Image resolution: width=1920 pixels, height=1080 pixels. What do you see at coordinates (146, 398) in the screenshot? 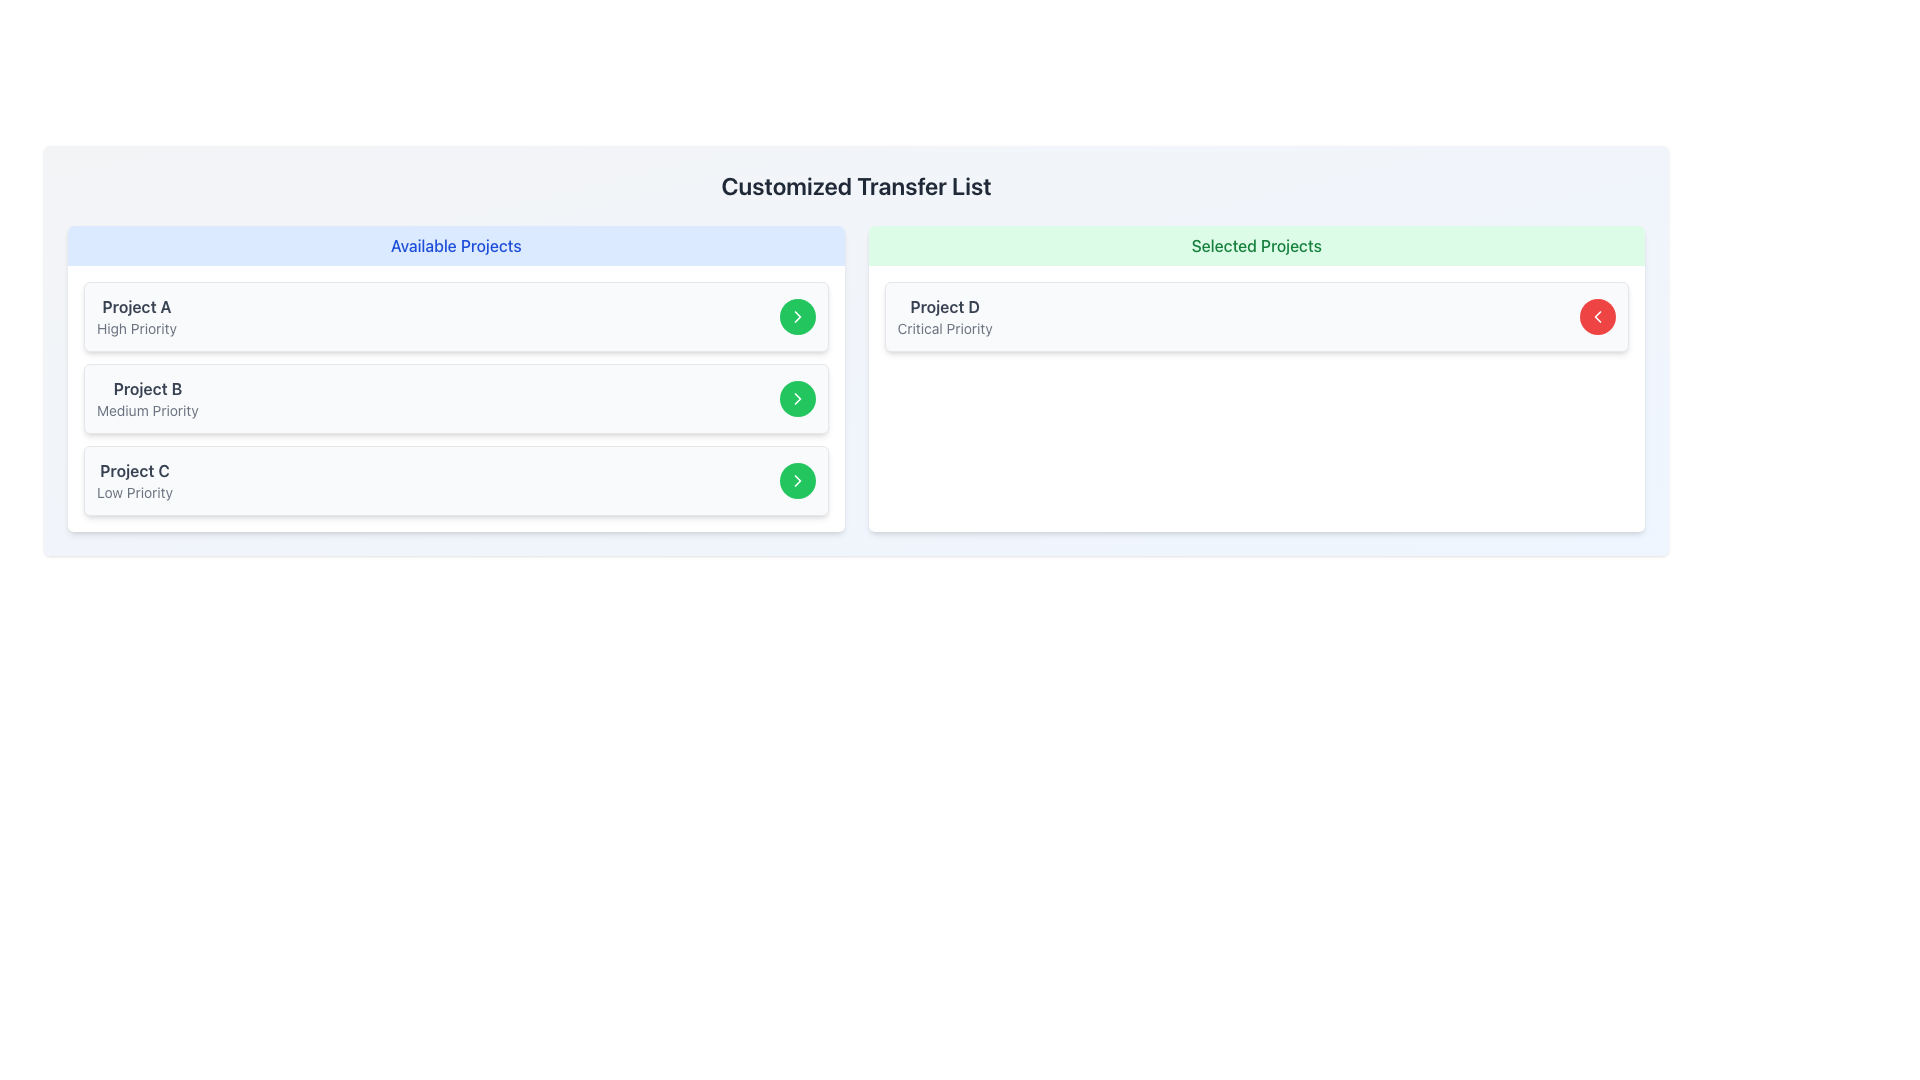
I see `the Static Text Display that shows 'Project B' with 'Medium Priority' in the second card under 'Available Projects'` at bounding box center [146, 398].